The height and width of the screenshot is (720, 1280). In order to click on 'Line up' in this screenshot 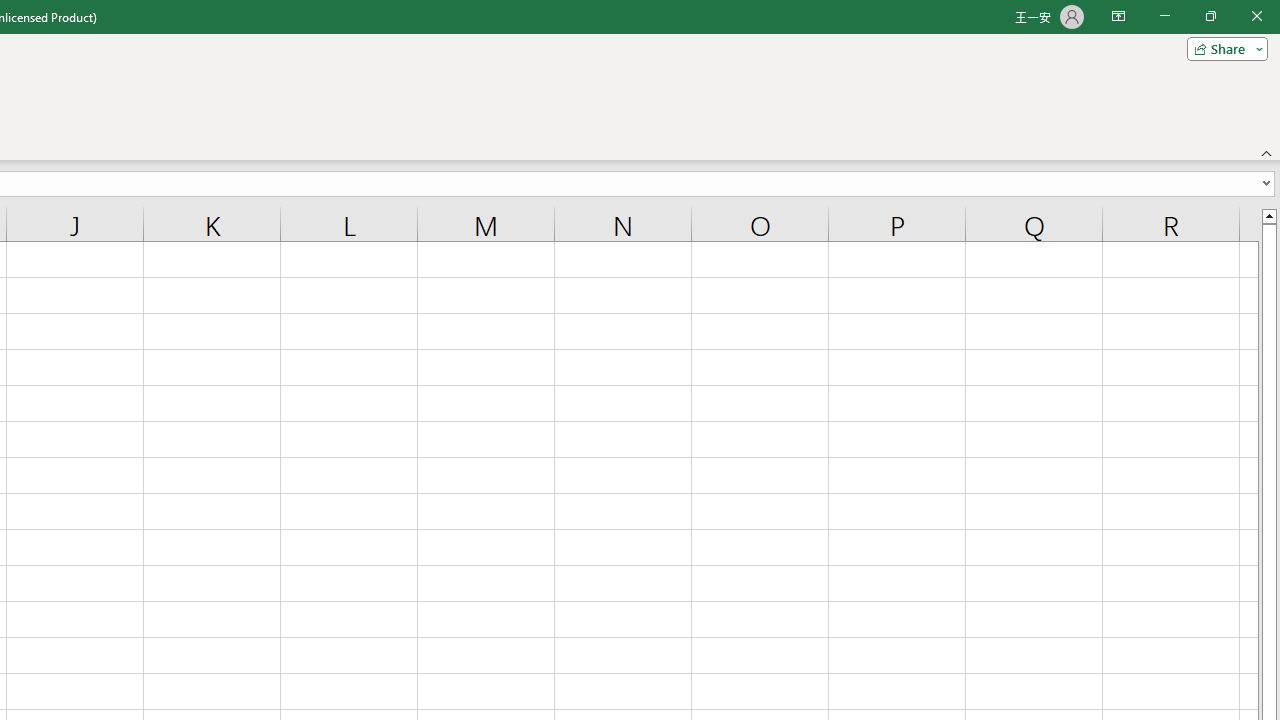, I will do `click(1268, 215)`.